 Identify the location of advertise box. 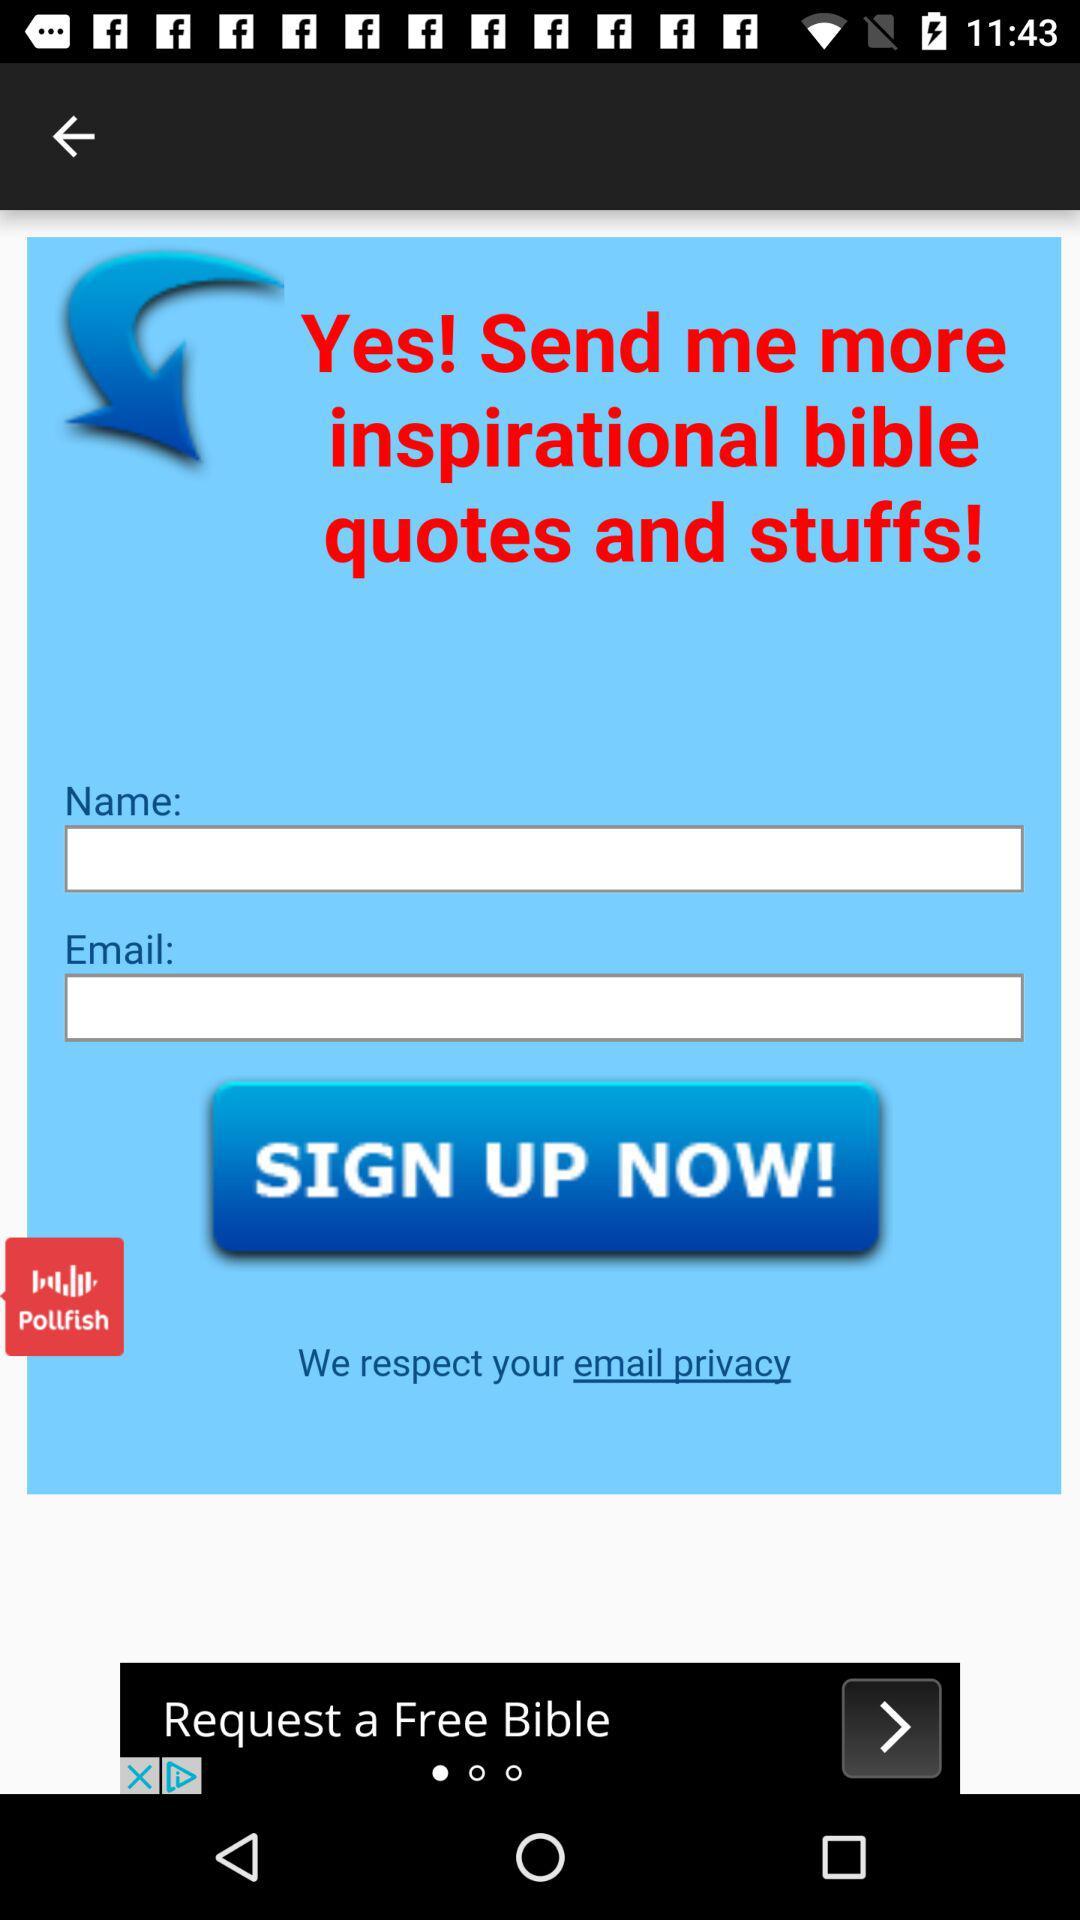
(540, 1727).